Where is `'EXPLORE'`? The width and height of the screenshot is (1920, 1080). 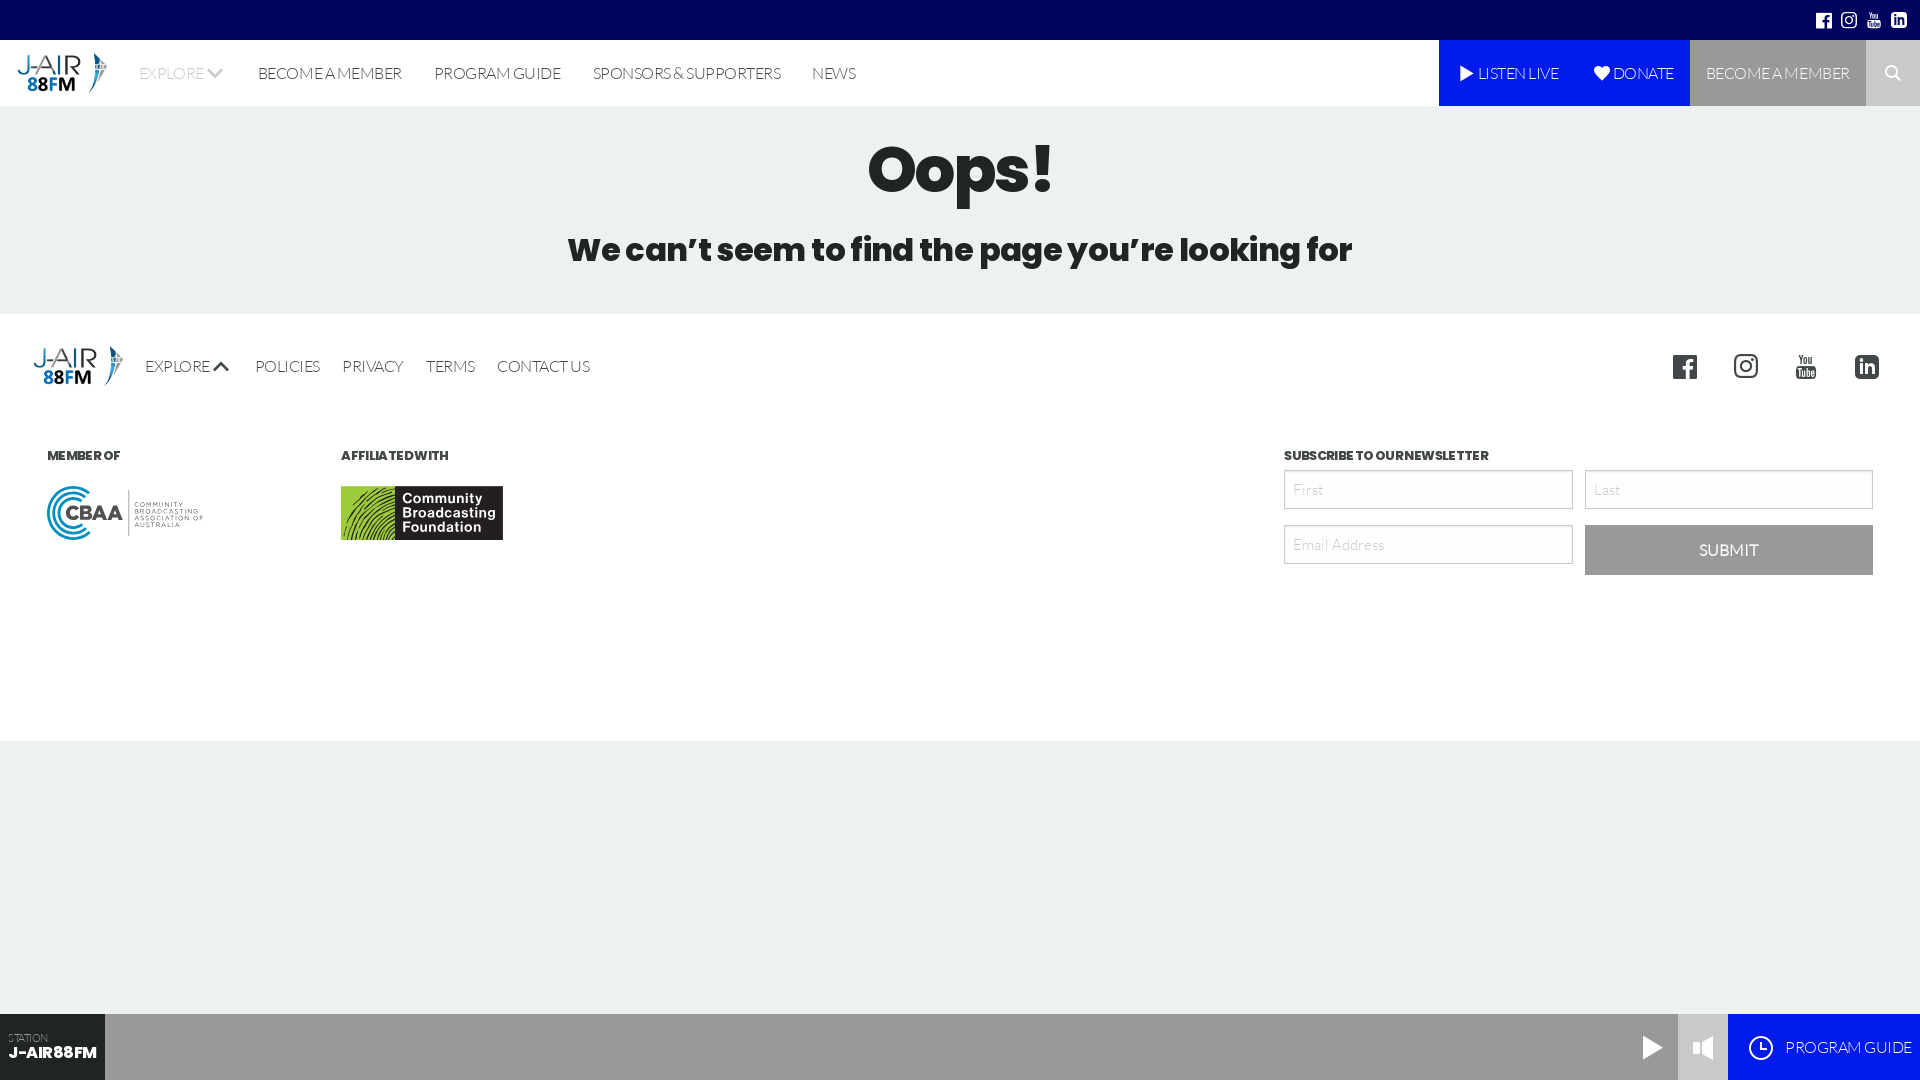
'EXPLORE' is located at coordinates (133, 366).